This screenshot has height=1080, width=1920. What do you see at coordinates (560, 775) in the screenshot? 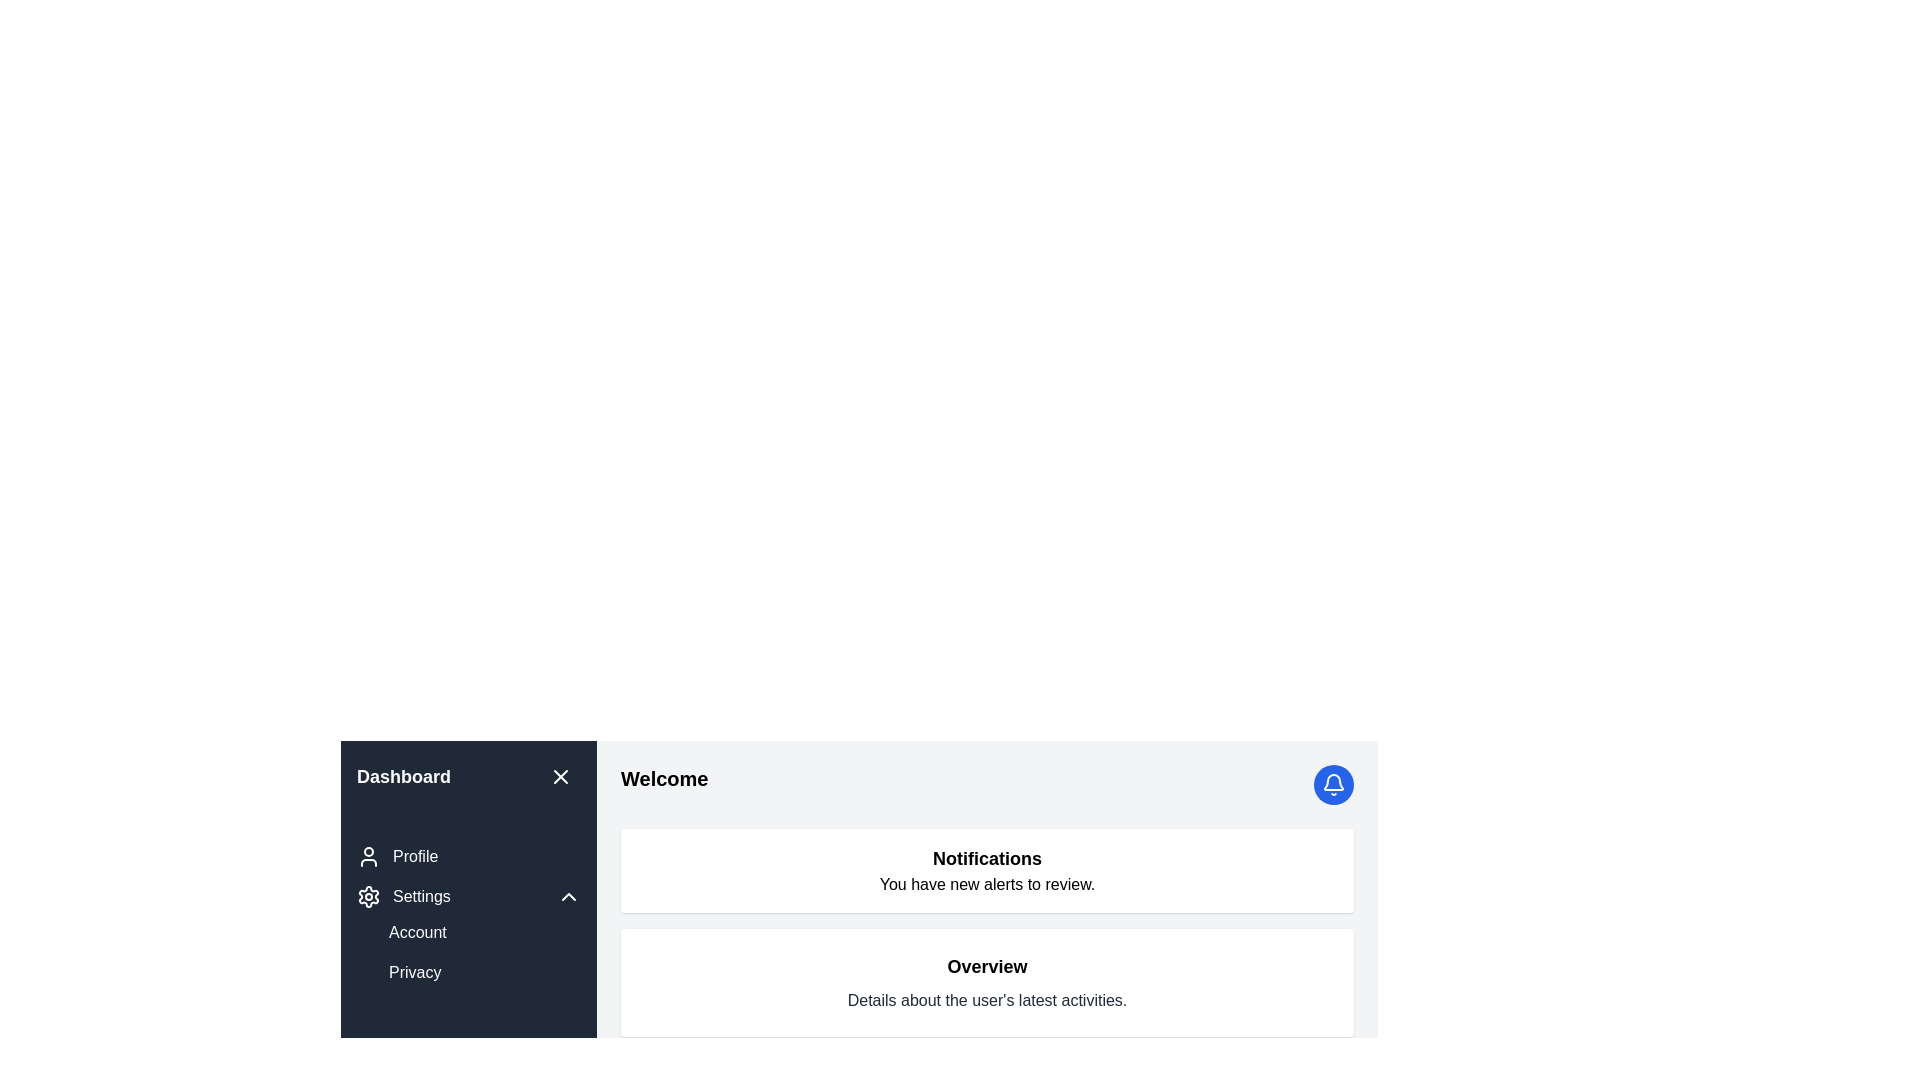
I see `the close button represented by a simplistic 'X' shape` at bounding box center [560, 775].